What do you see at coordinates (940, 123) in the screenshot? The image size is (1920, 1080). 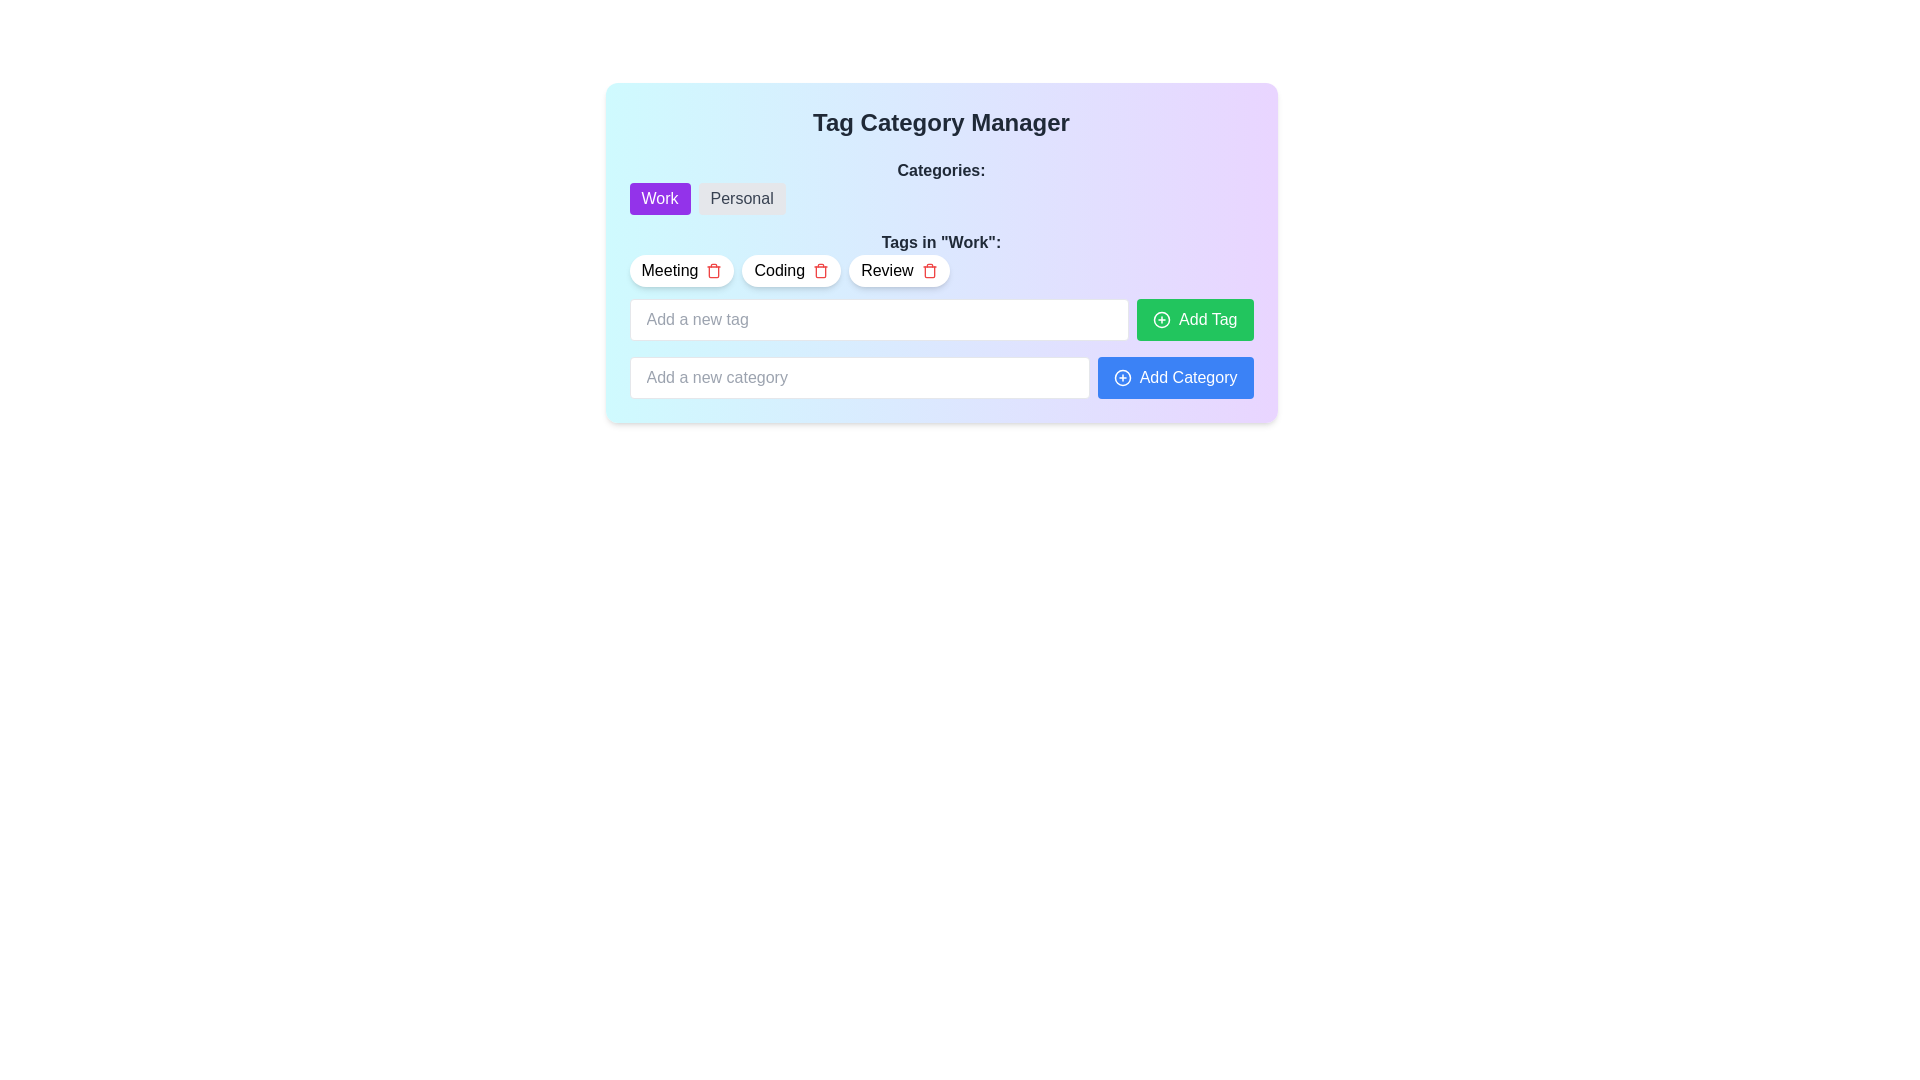 I see `on the 'Tag Category Manager' header text` at bounding box center [940, 123].